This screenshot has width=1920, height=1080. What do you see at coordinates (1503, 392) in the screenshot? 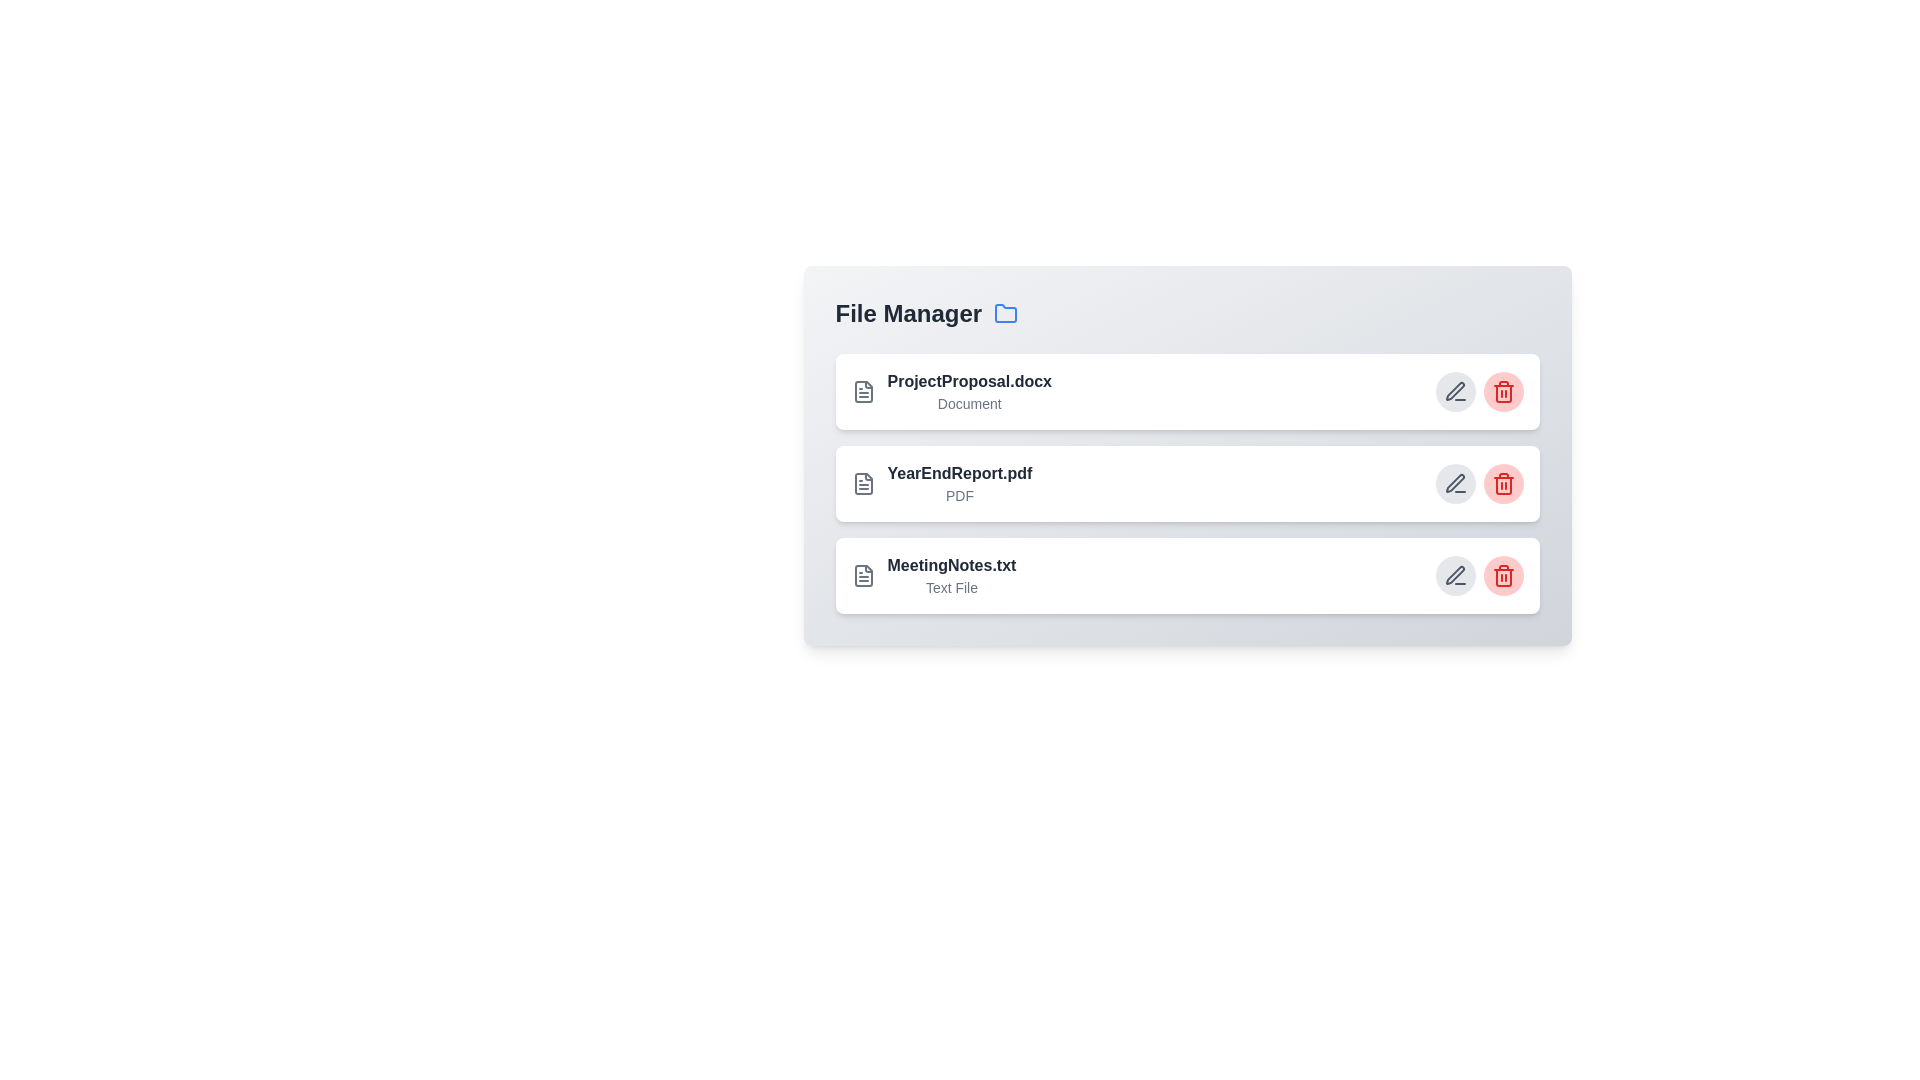
I see `delete button for the file named ProjectProposal.docx` at bounding box center [1503, 392].